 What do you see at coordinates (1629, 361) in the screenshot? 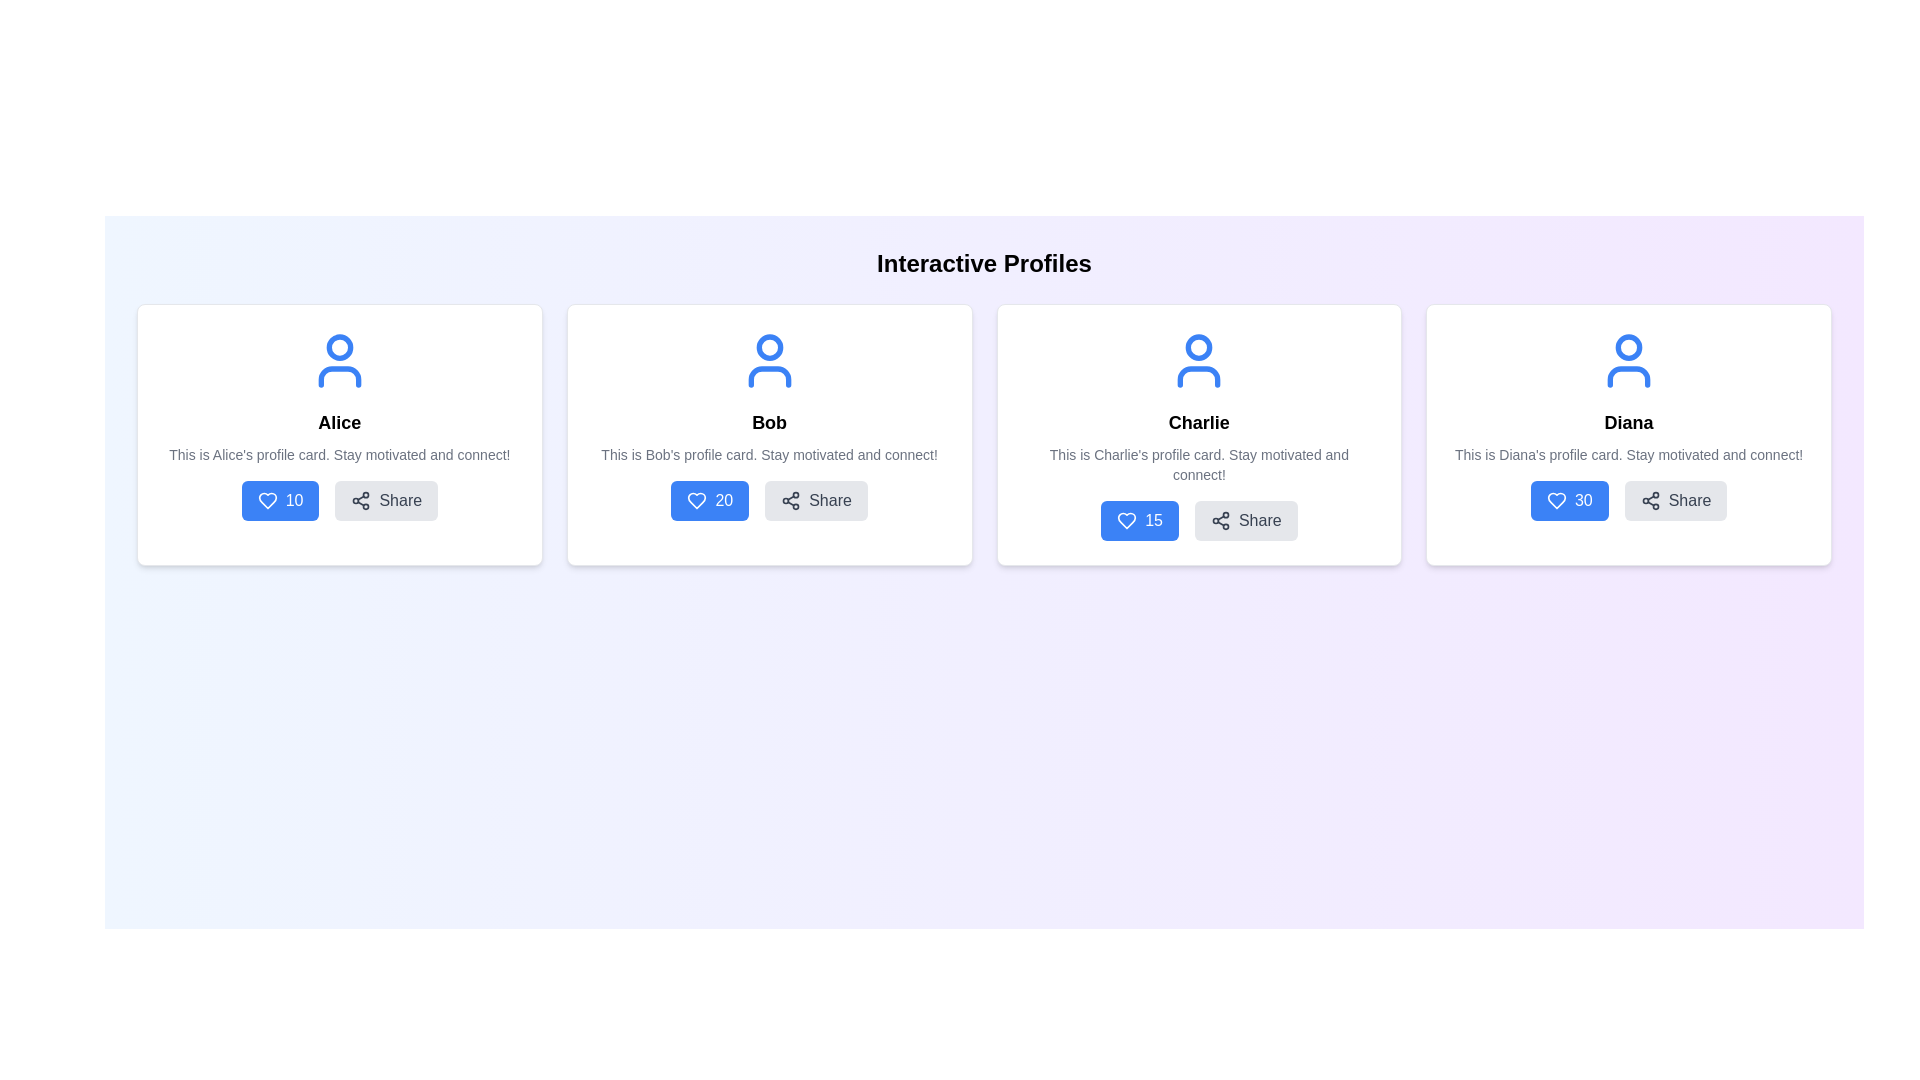
I see `the user profile icon for 'Diana', which is a blue circular head with shoulders, located at the top-center of the profile card` at bounding box center [1629, 361].